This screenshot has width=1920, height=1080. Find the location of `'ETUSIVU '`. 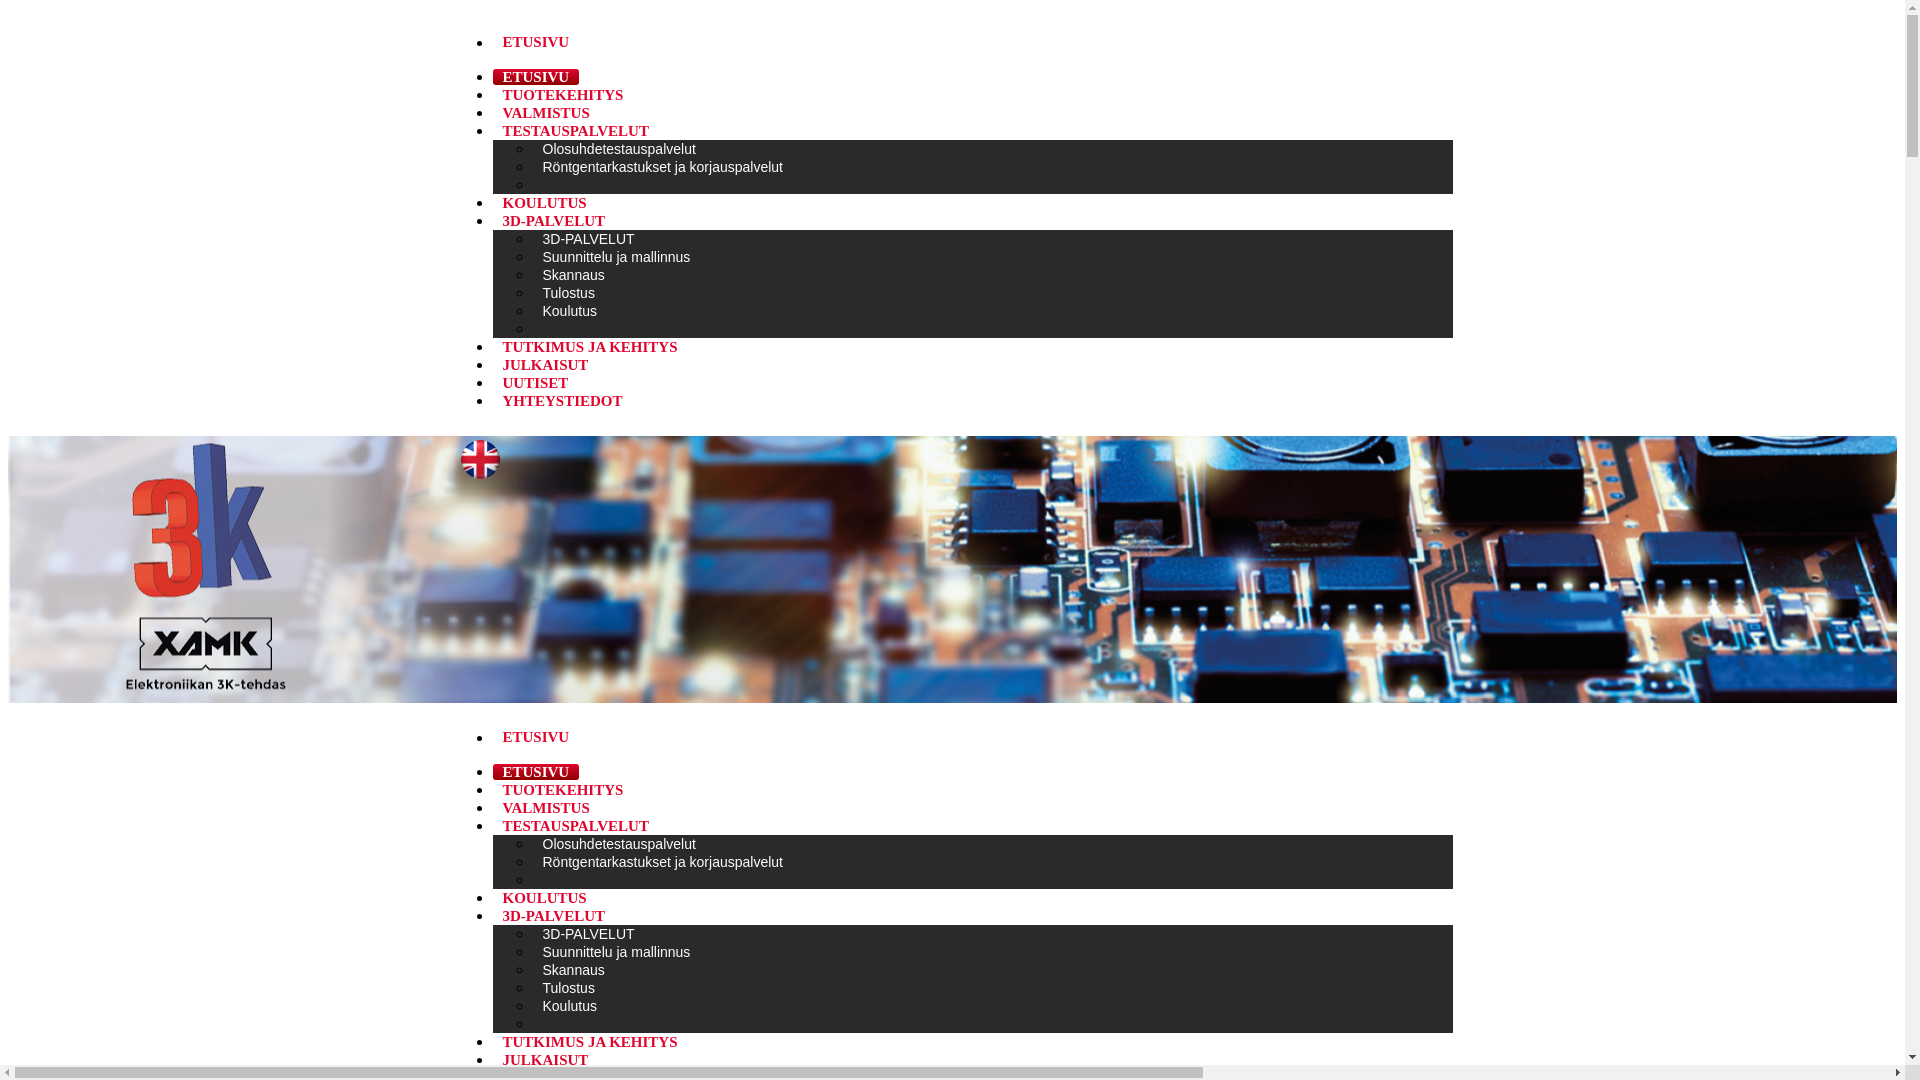

'ETUSIVU ' is located at coordinates (491, 42).